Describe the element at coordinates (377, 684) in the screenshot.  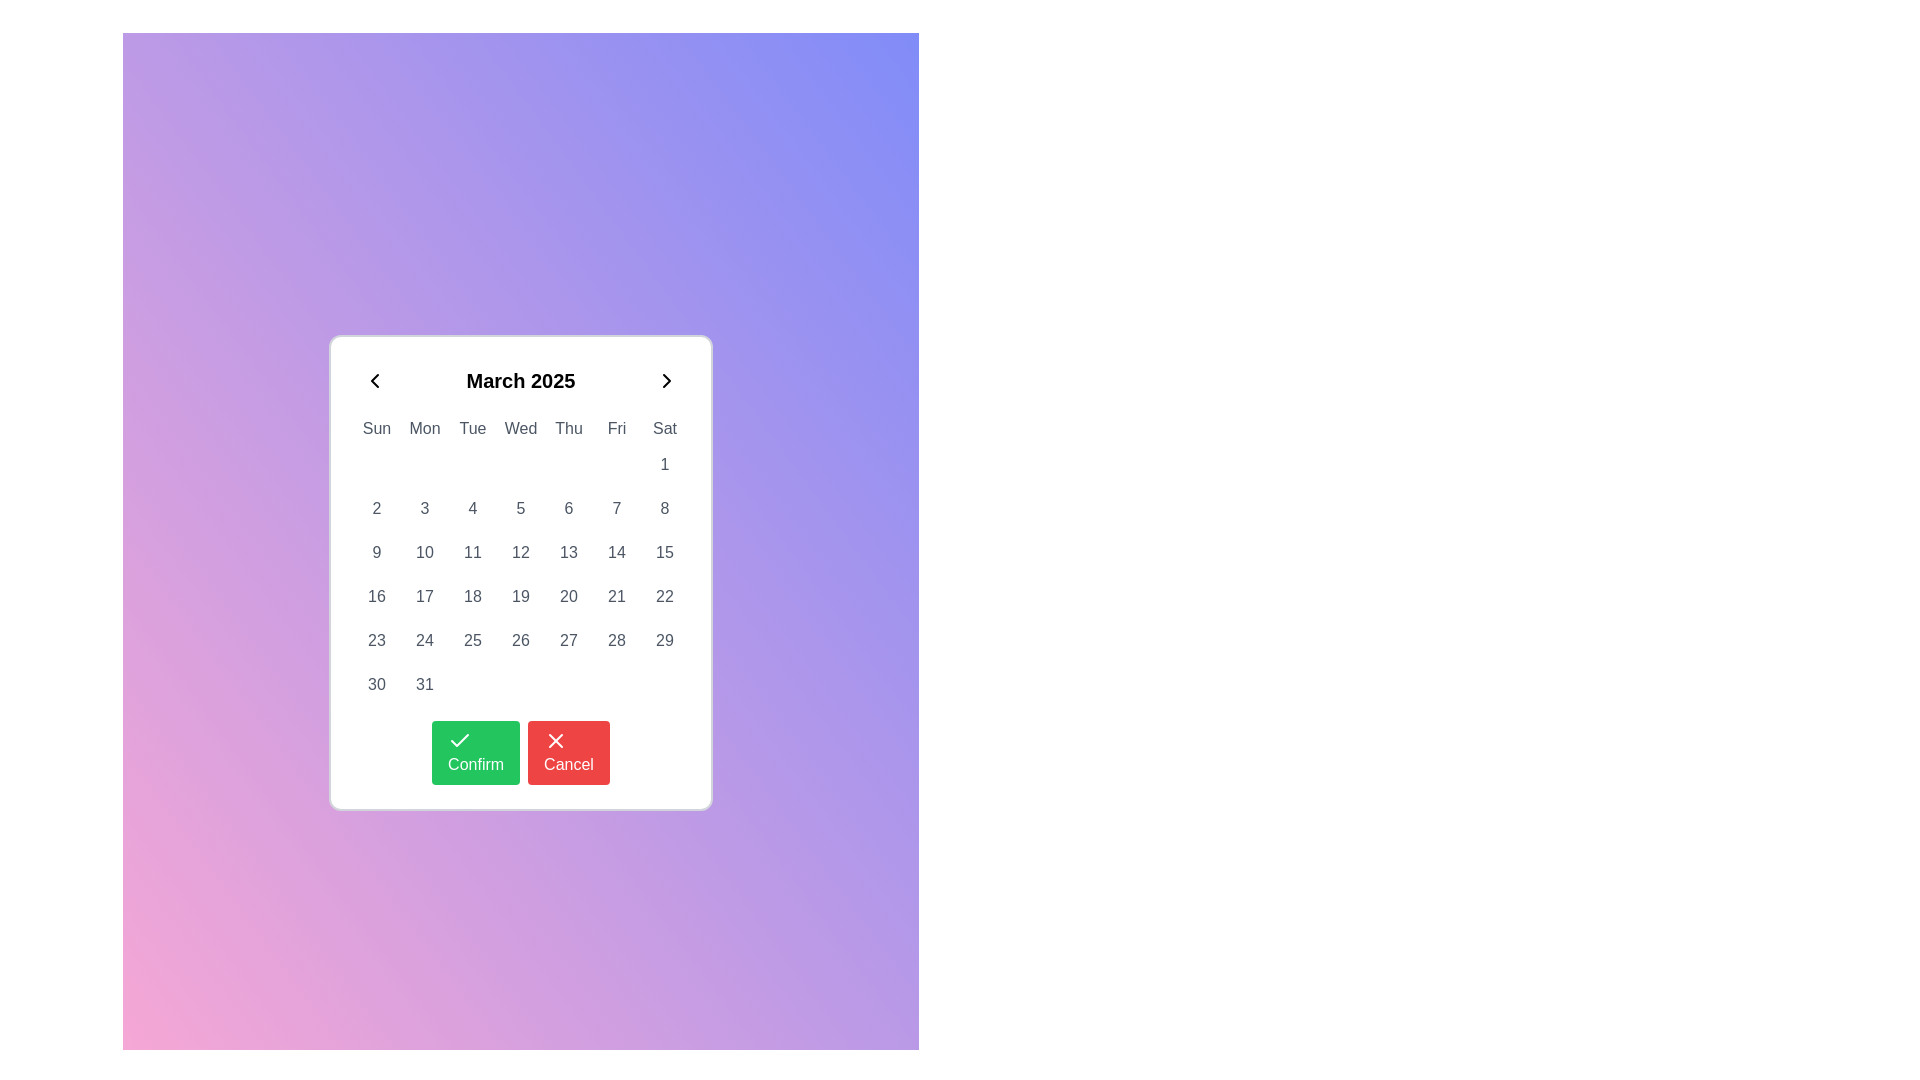
I see `the selectable date button representing the 30th of the month in the calendar interface` at that location.